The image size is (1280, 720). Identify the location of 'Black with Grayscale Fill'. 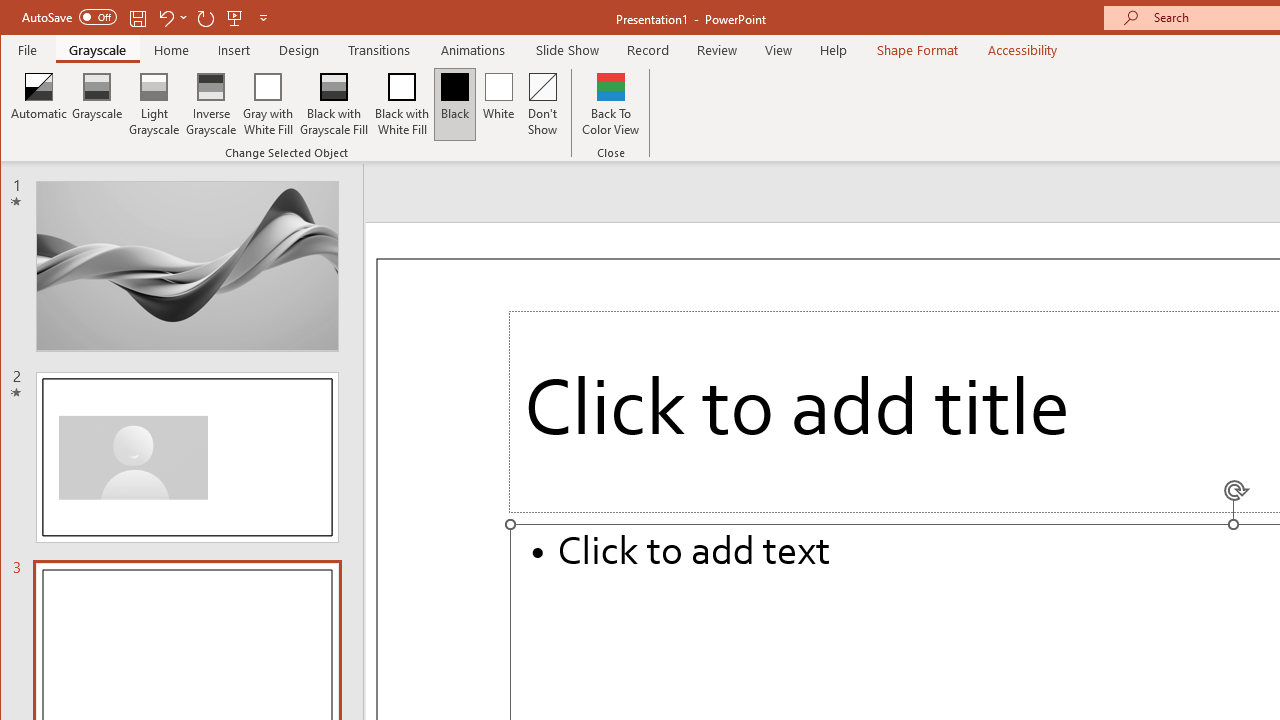
(334, 104).